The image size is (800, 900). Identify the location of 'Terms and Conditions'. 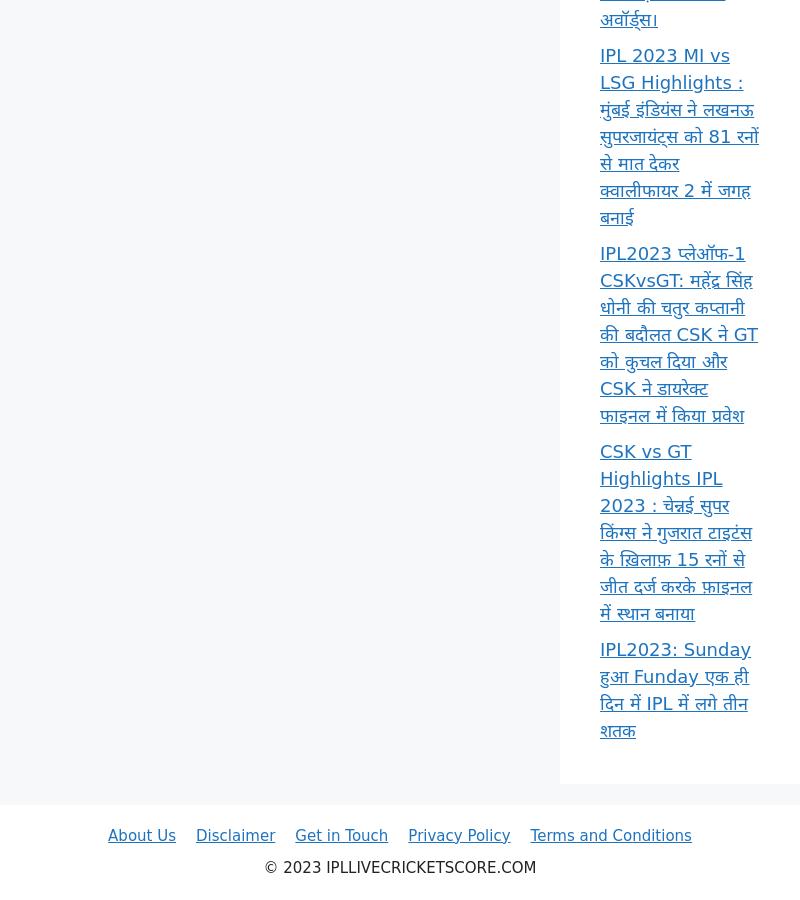
(610, 835).